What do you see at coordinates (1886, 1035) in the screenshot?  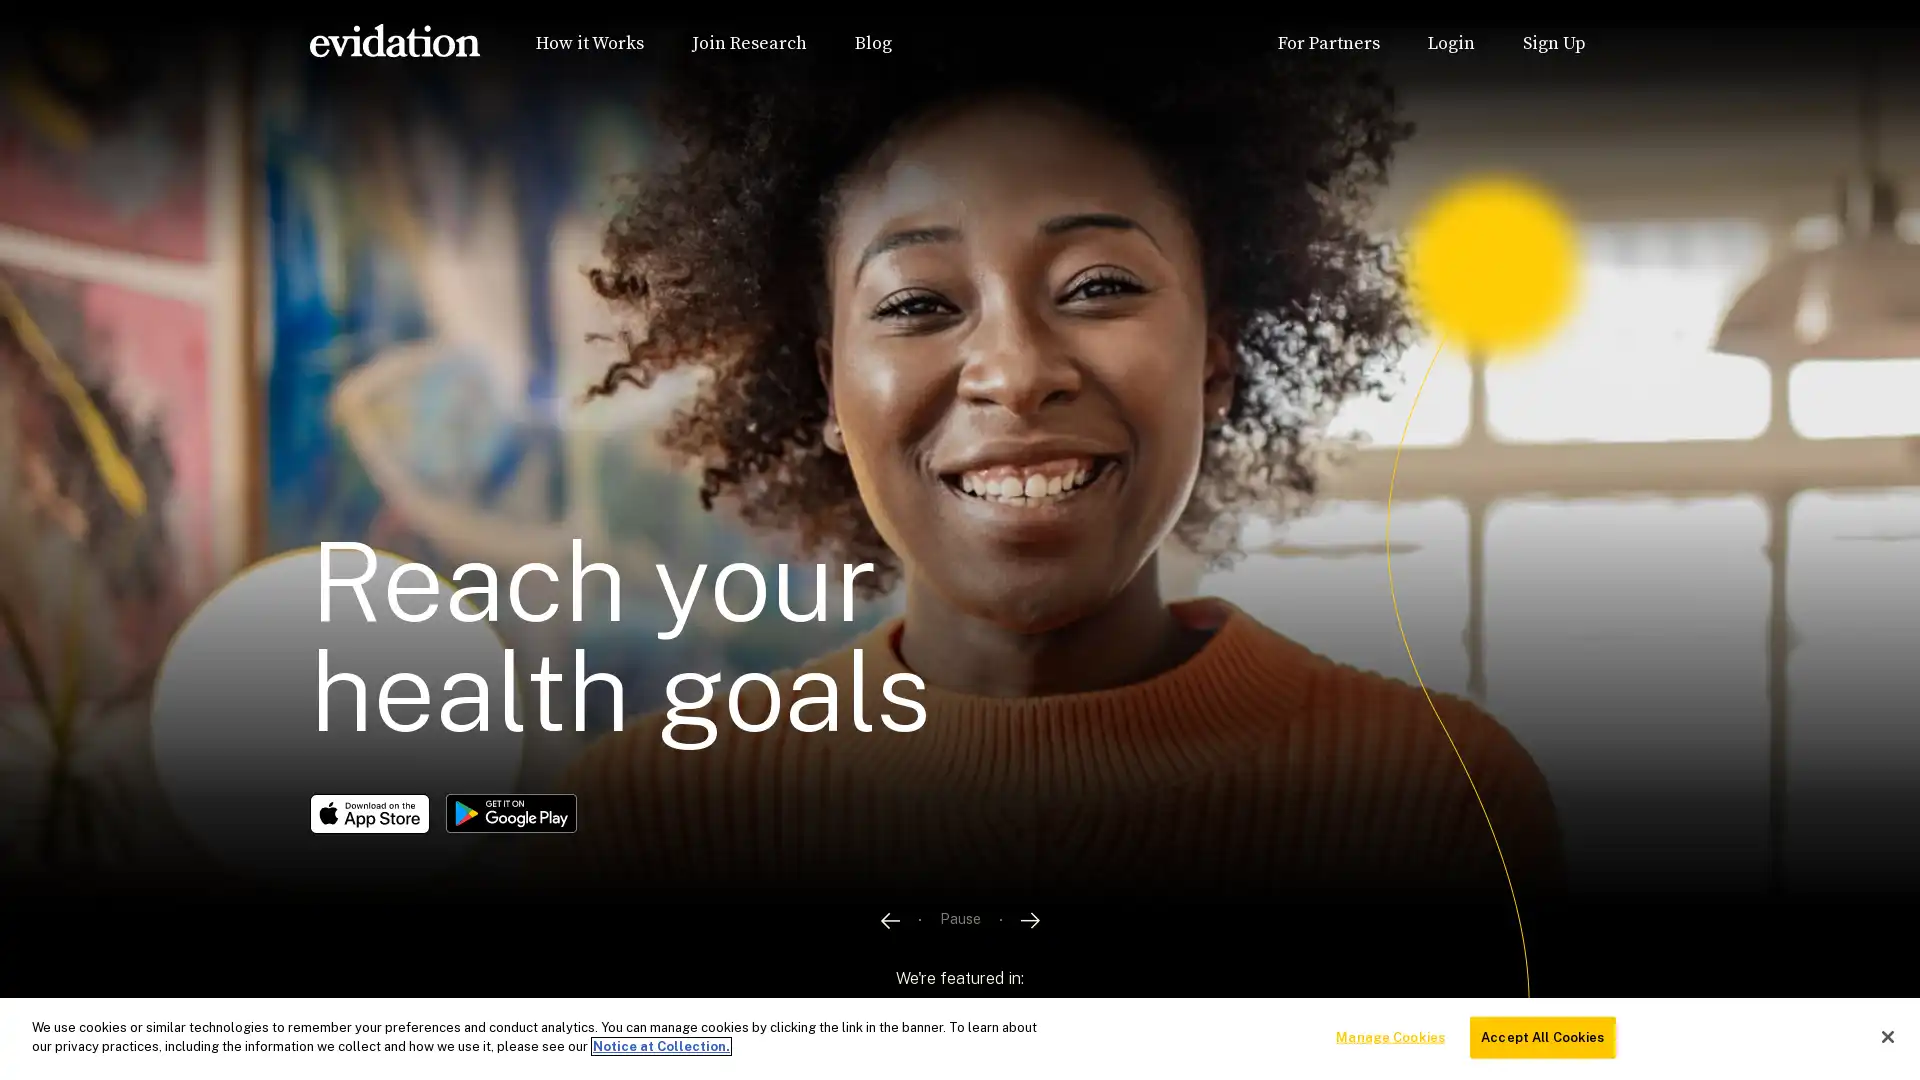 I see `Close` at bounding box center [1886, 1035].